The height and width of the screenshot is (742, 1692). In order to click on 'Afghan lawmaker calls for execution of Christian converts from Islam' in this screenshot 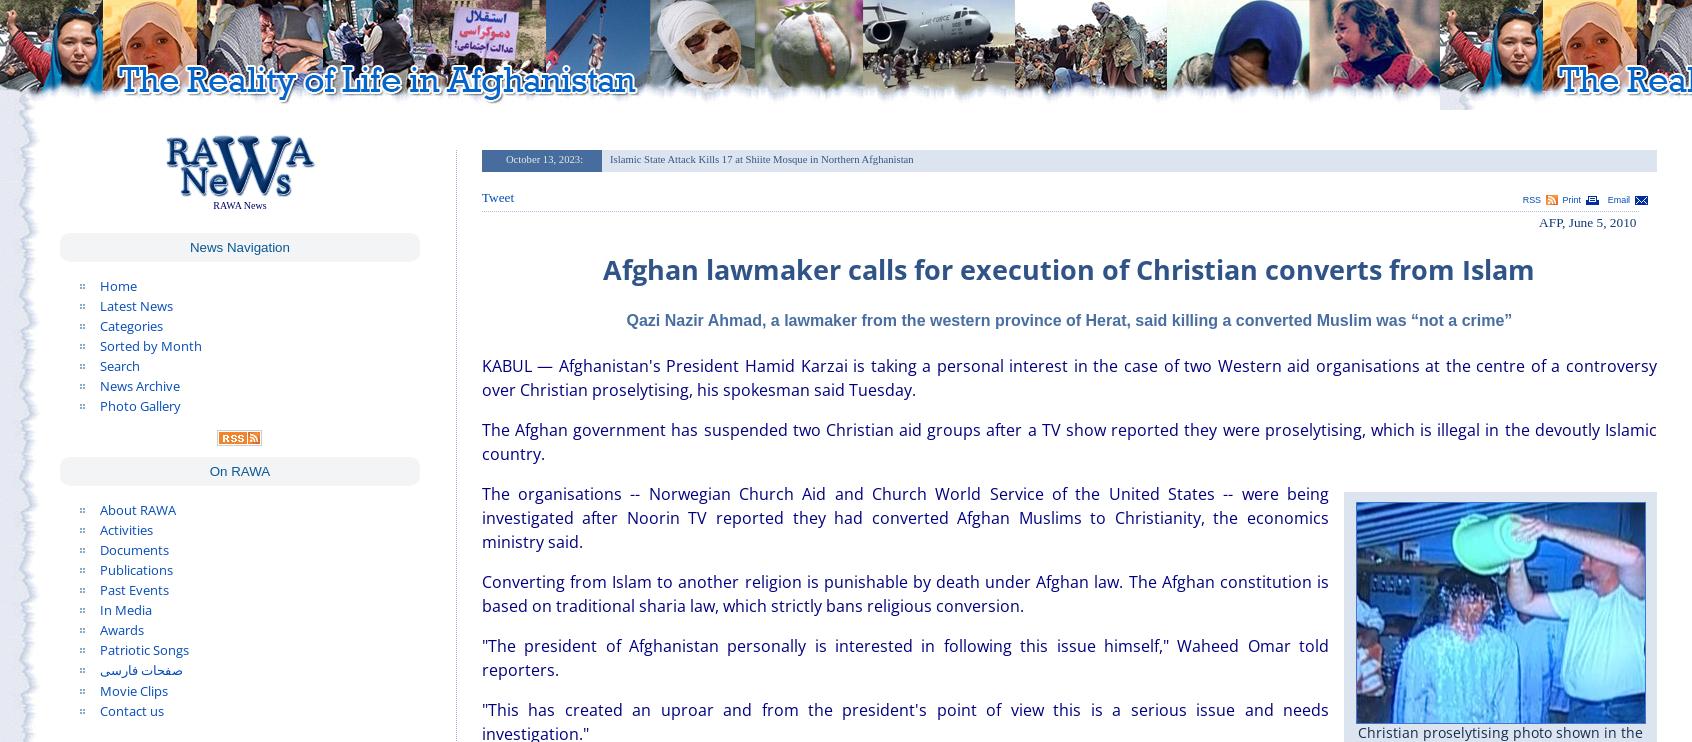, I will do `click(1069, 268)`.